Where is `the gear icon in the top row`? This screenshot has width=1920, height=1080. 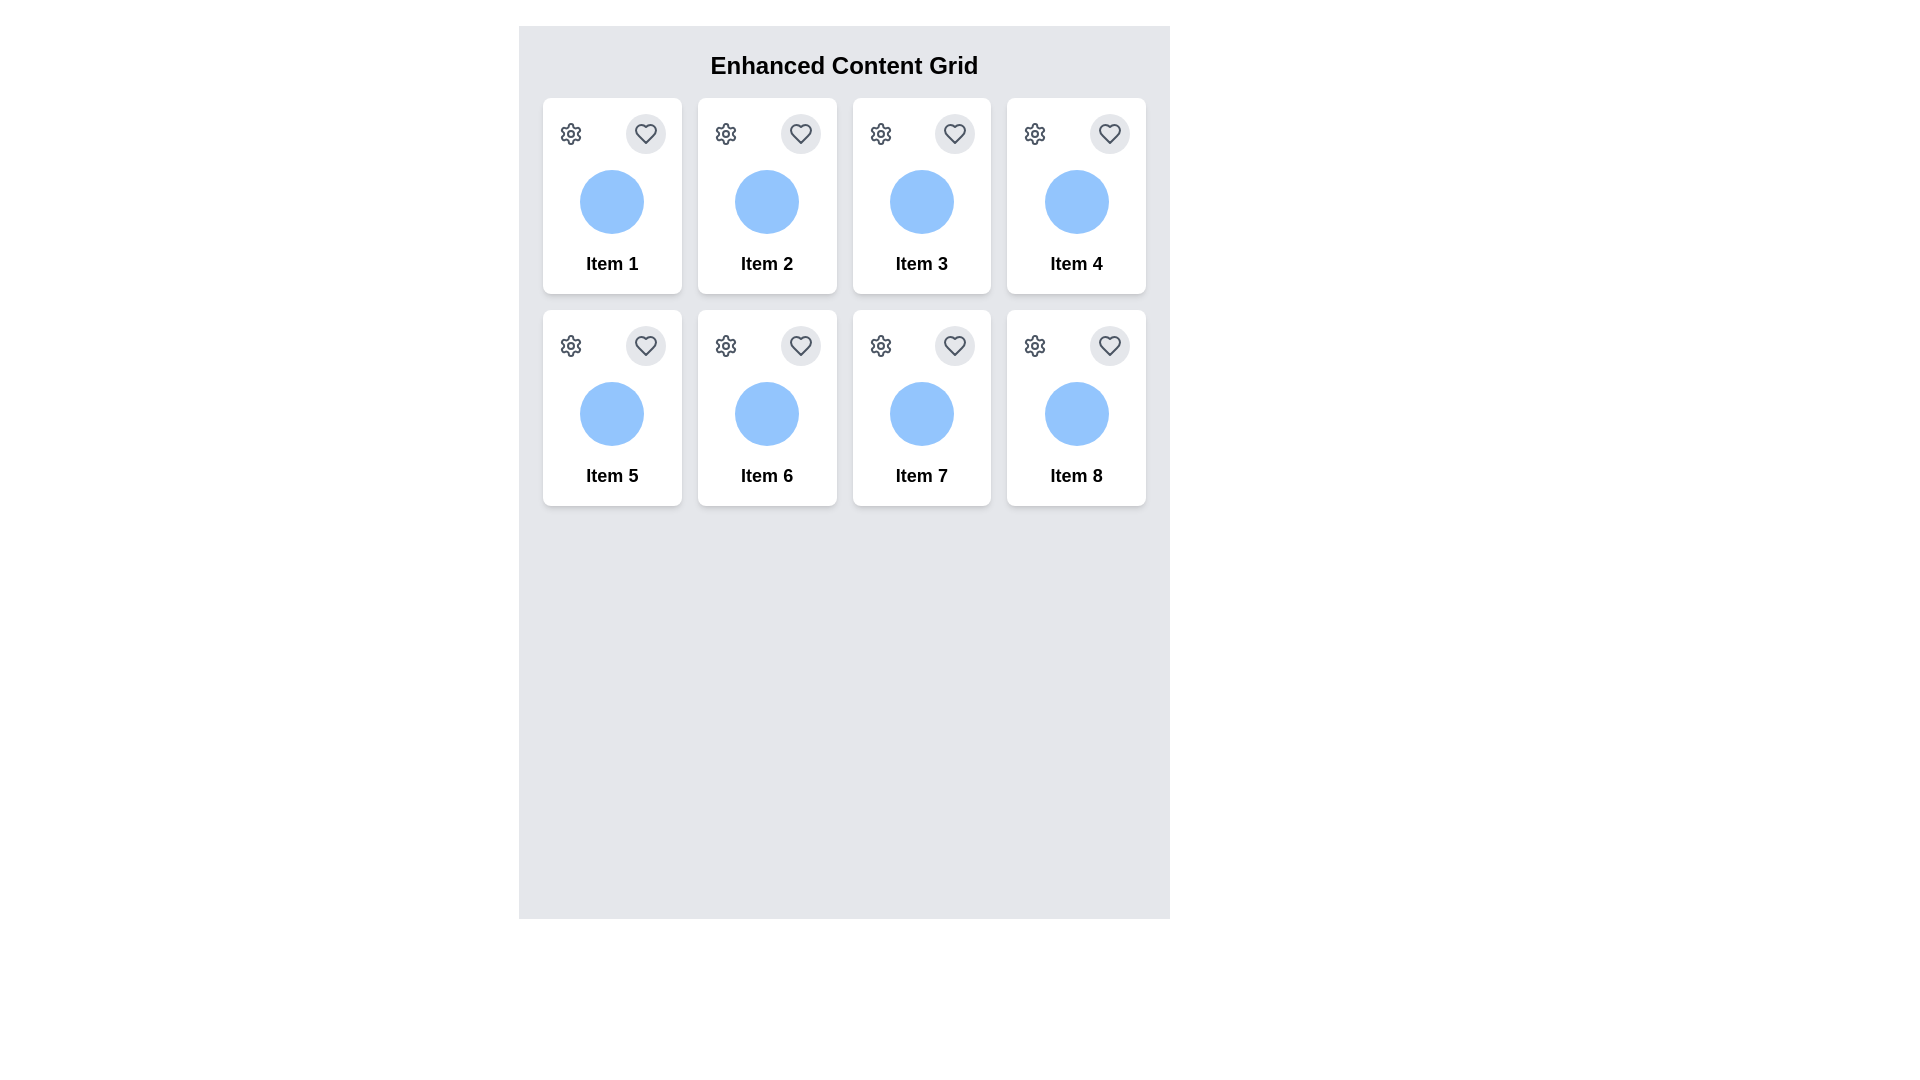
the gear icon in the top row is located at coordinates (570, 134).